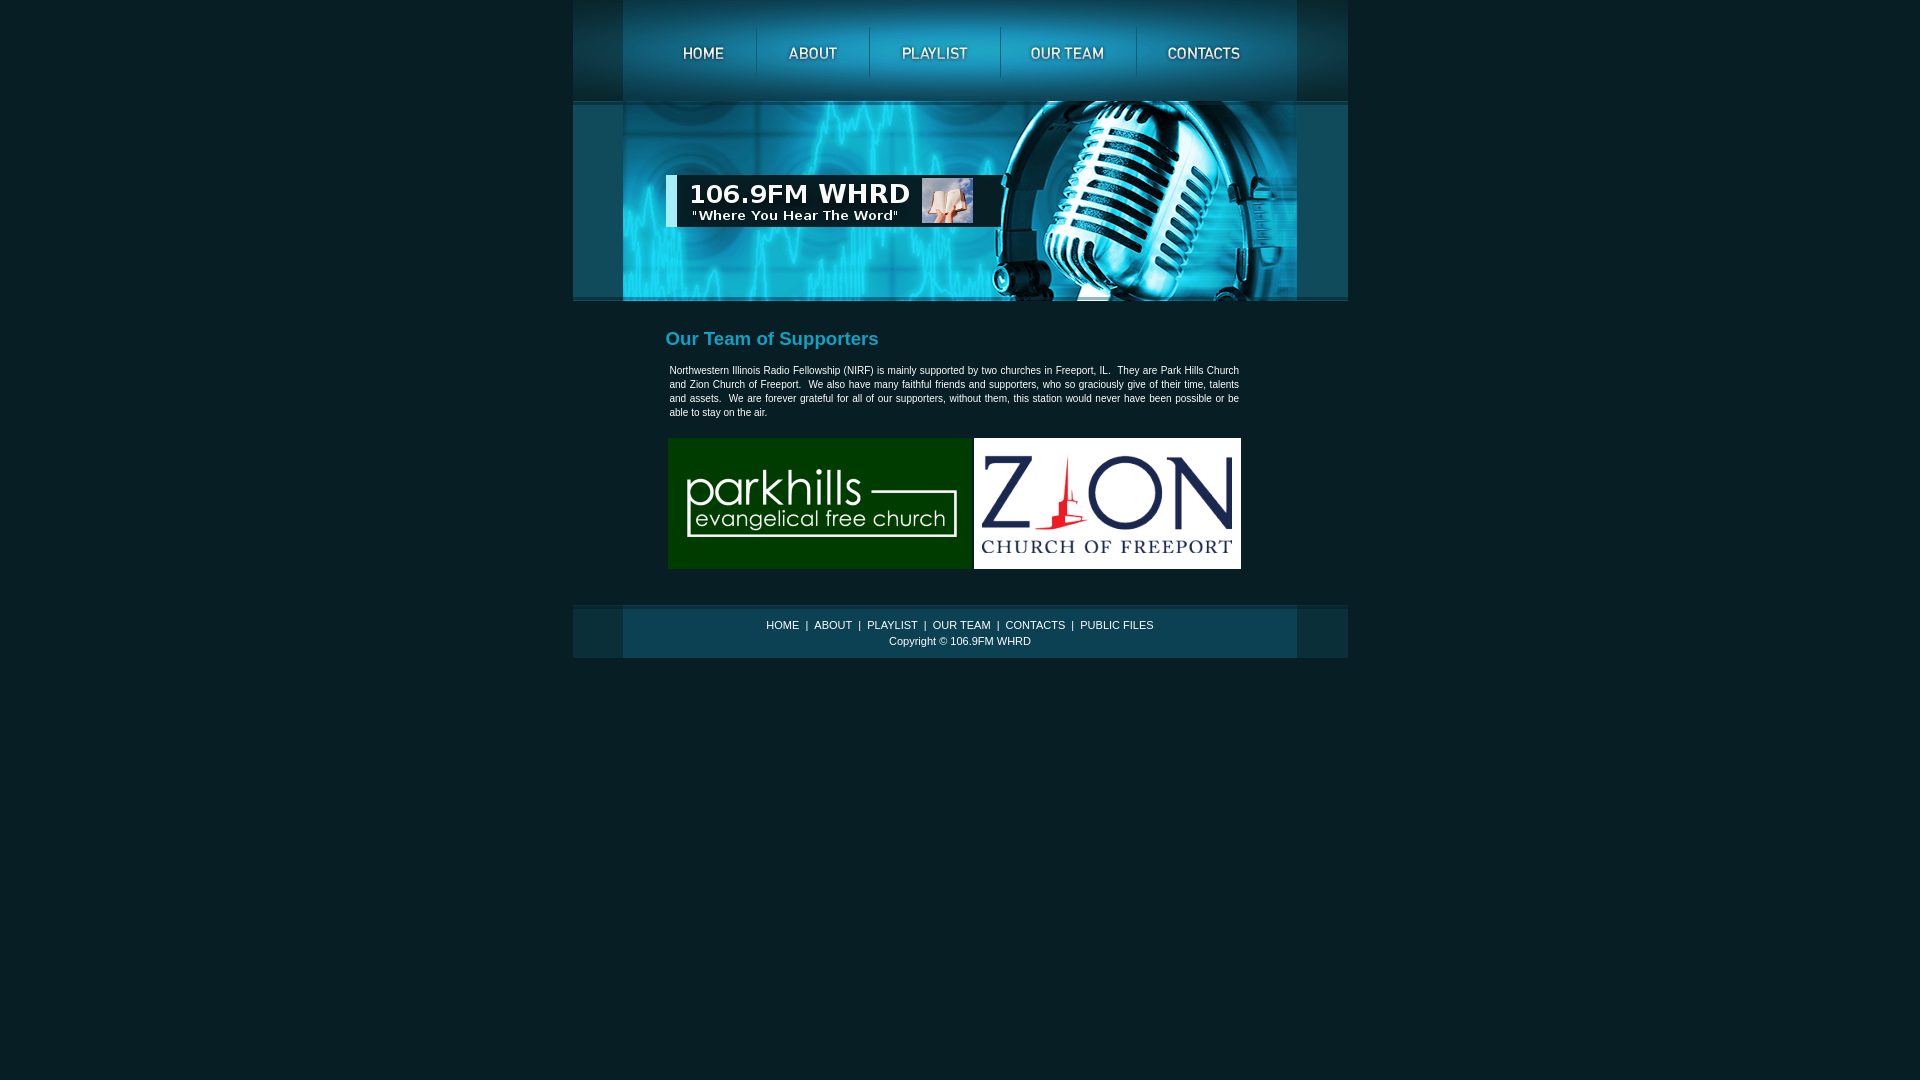 The image size is (1920, 1080). Describe the element at coordinates (812, 51) in the screenshot. I see `'about'` at that location.